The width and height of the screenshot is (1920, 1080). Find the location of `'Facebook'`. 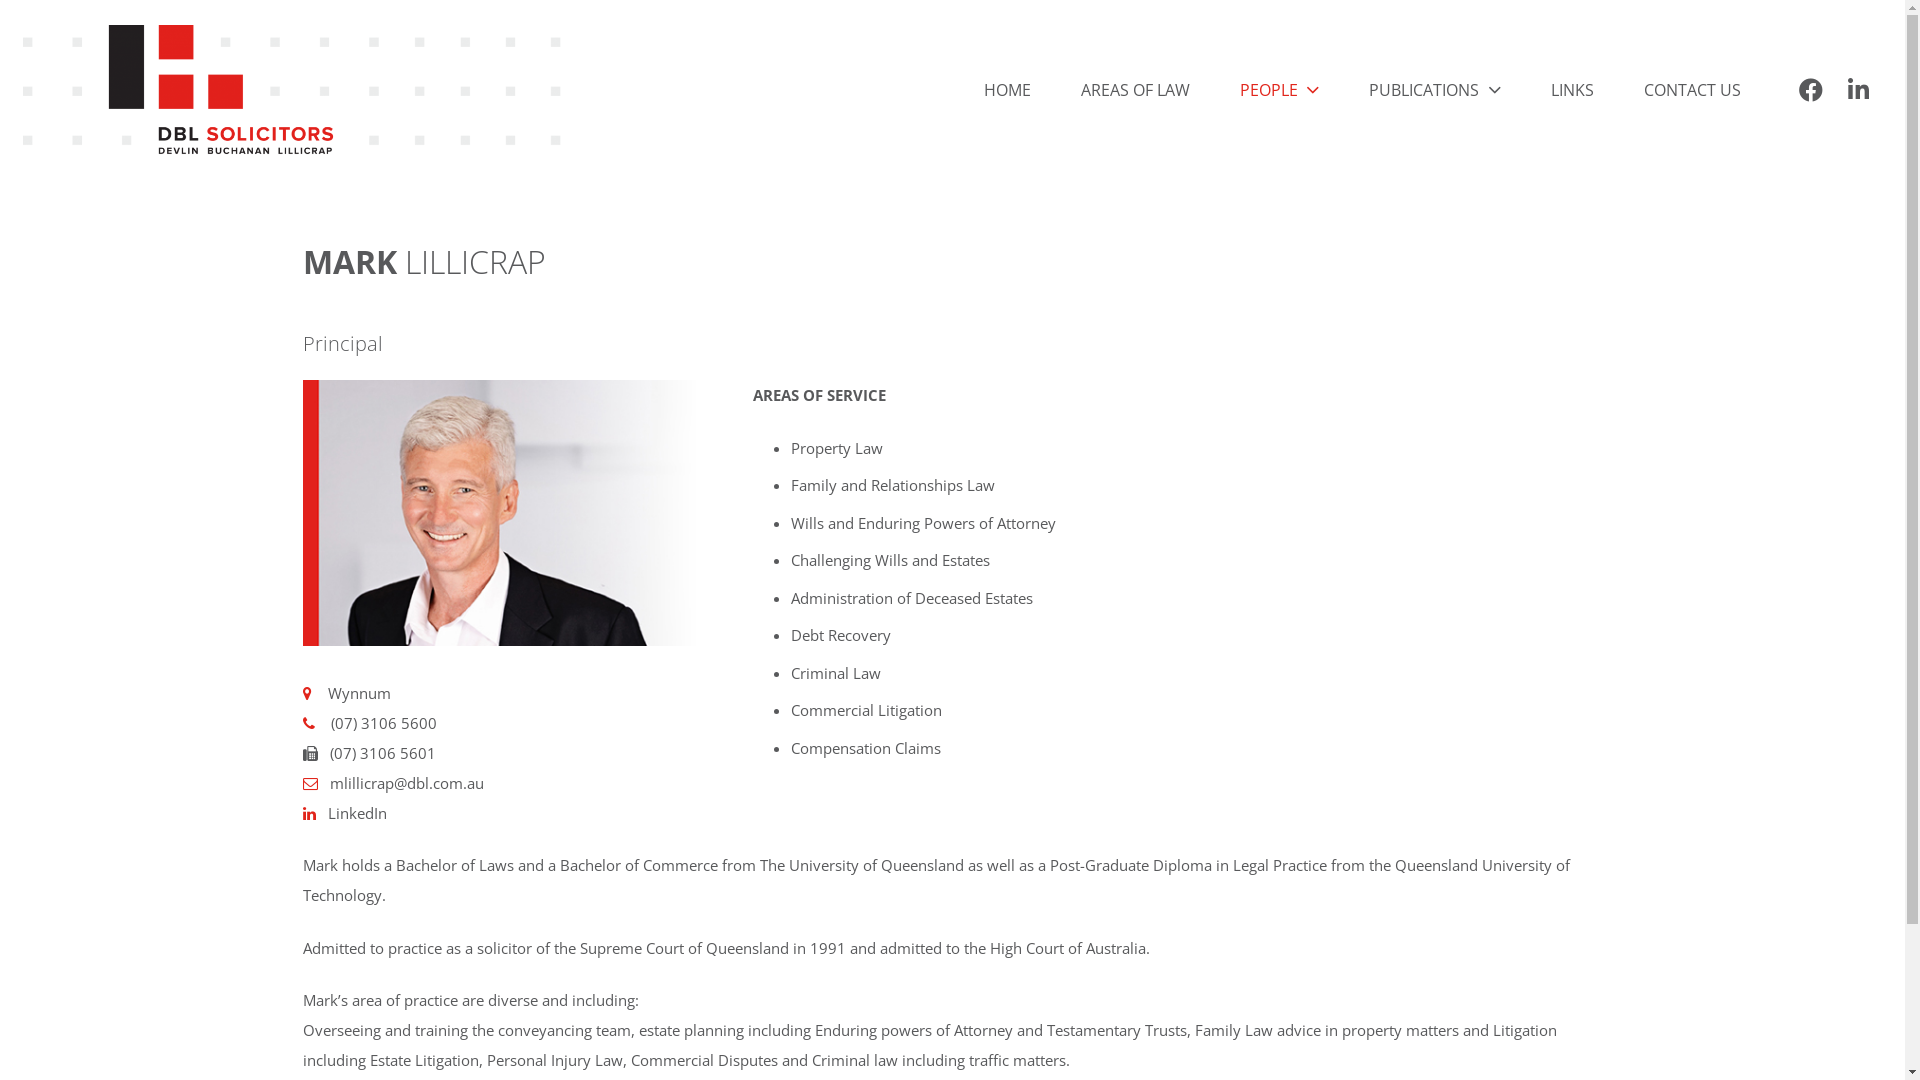

'Facebook' is located at coordinates (1785, 88).